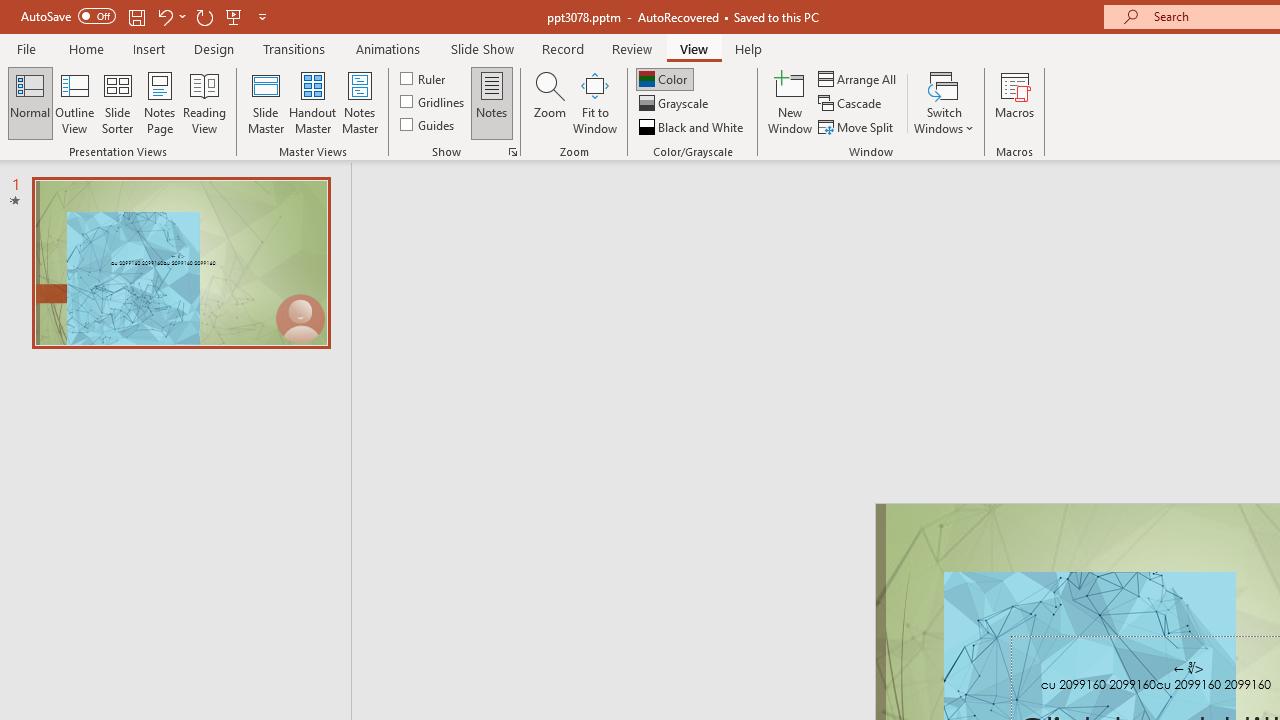 The width and height of the screenshot is (1280, 720). I want to click on 'Switch Windows', so click(943, 103).